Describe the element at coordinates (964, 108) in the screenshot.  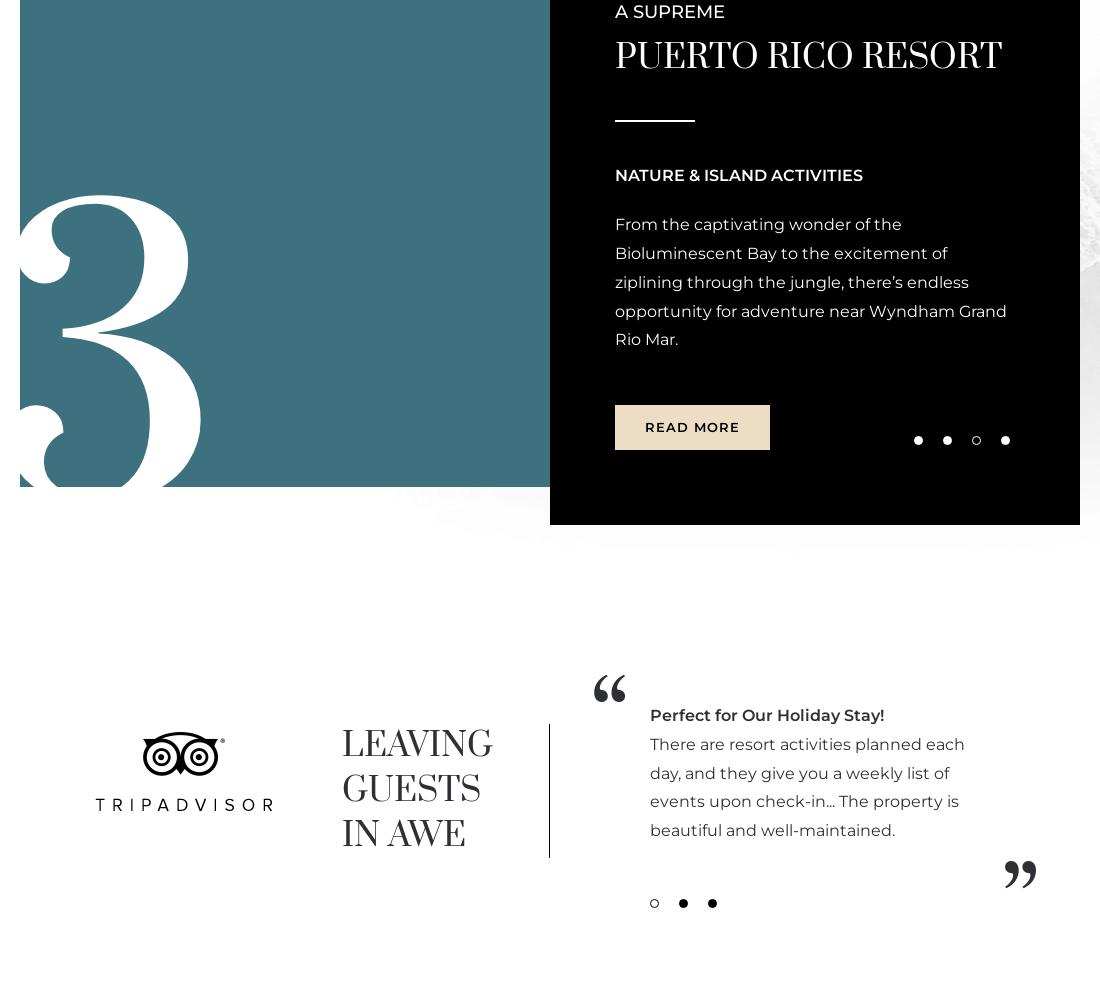
I see `'Become a Member'` at that location.